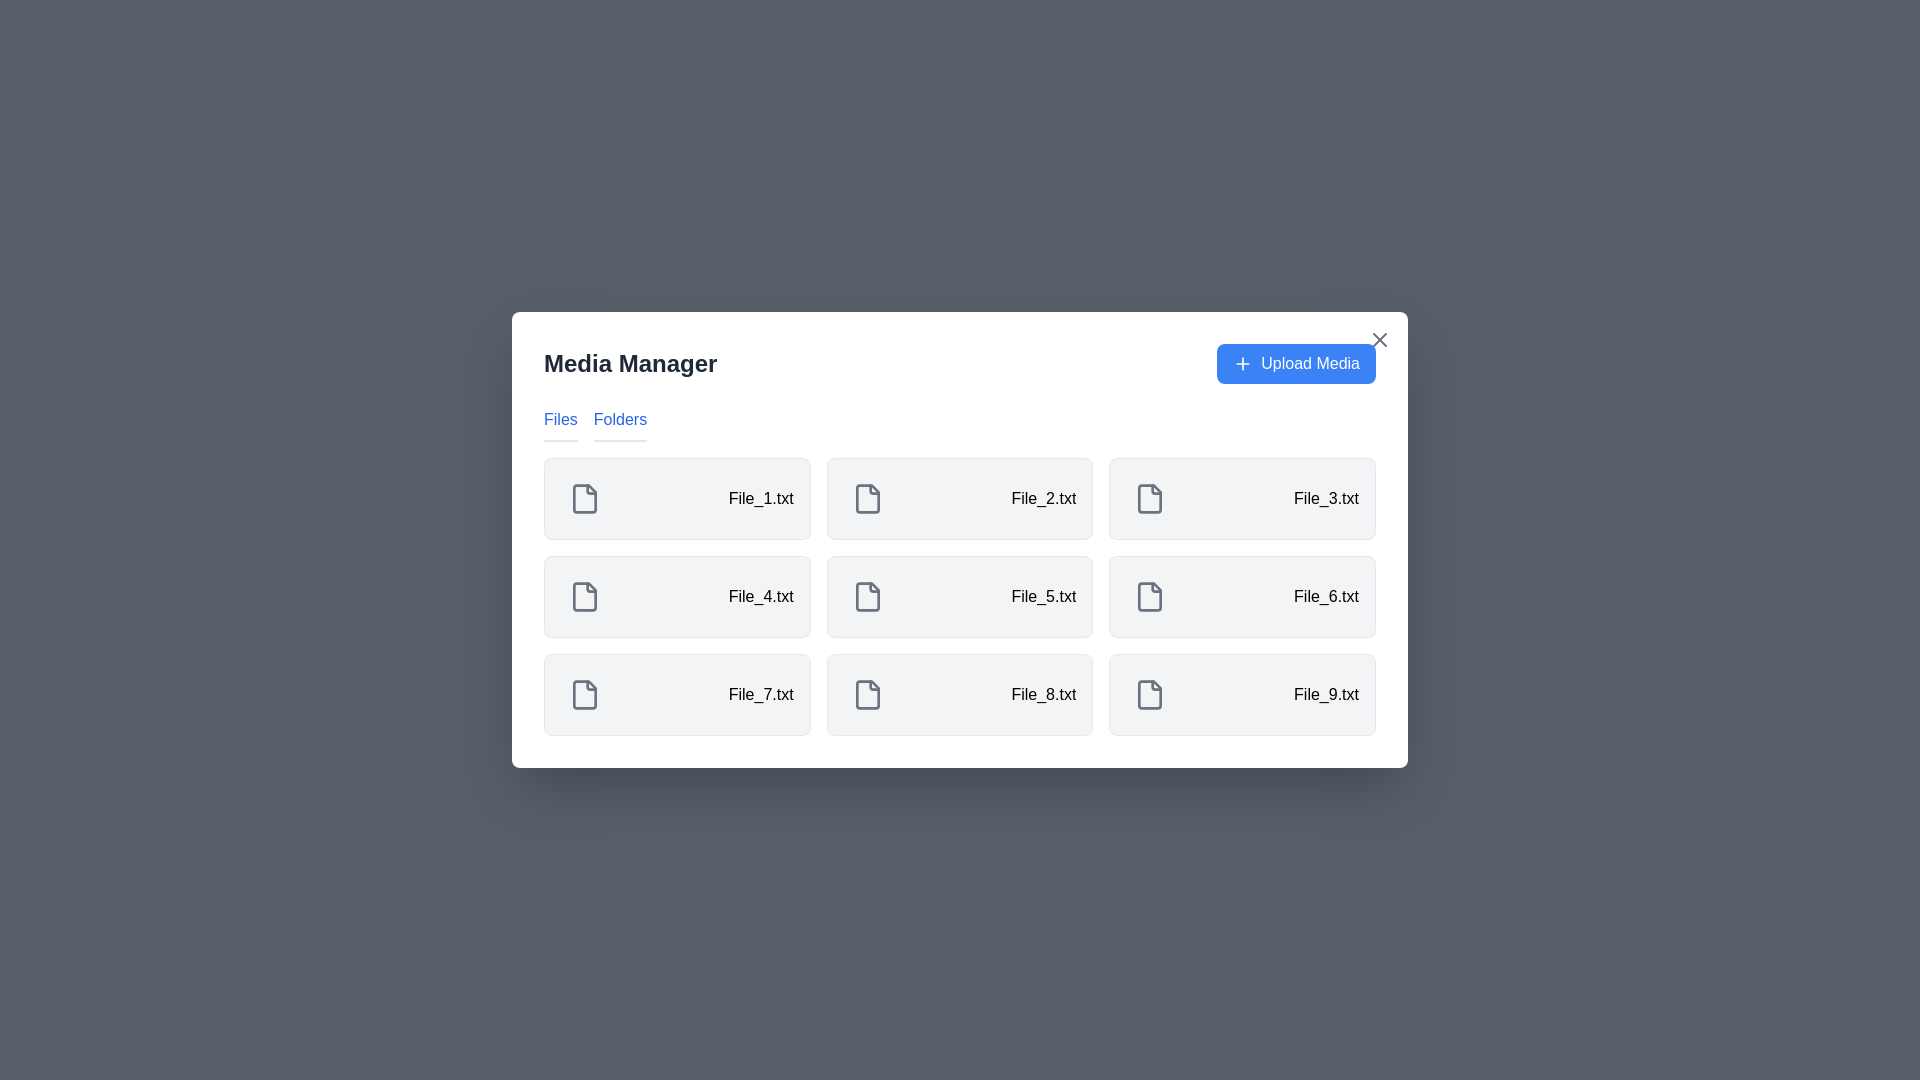  What do you see at coordinates (760, 693) in the screenshot?
I see `the text label displaying 'File_7.txt' located in the third row, first column of the file list grid layout` at bounding box center [760, 693].